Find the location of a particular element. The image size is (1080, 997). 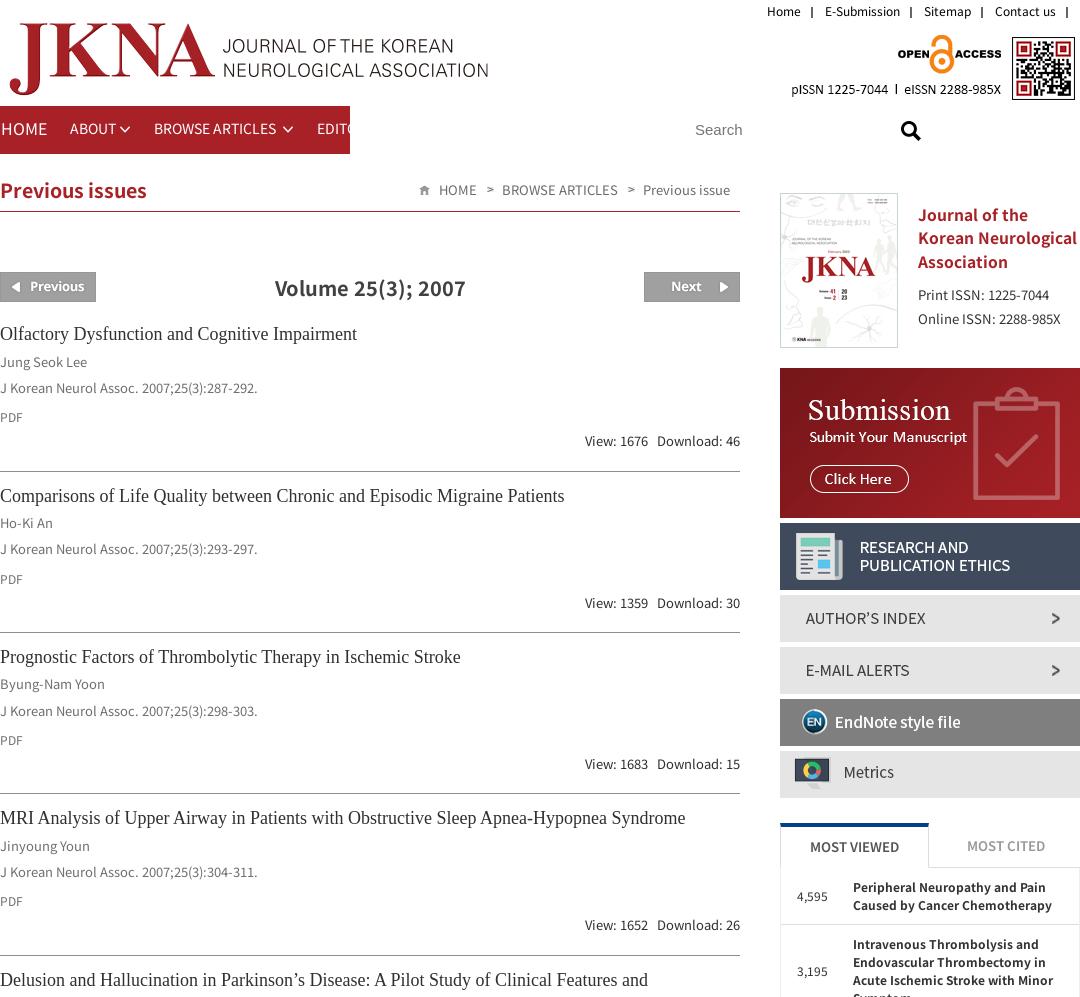

'Association' is located at coordinates (918, 259).